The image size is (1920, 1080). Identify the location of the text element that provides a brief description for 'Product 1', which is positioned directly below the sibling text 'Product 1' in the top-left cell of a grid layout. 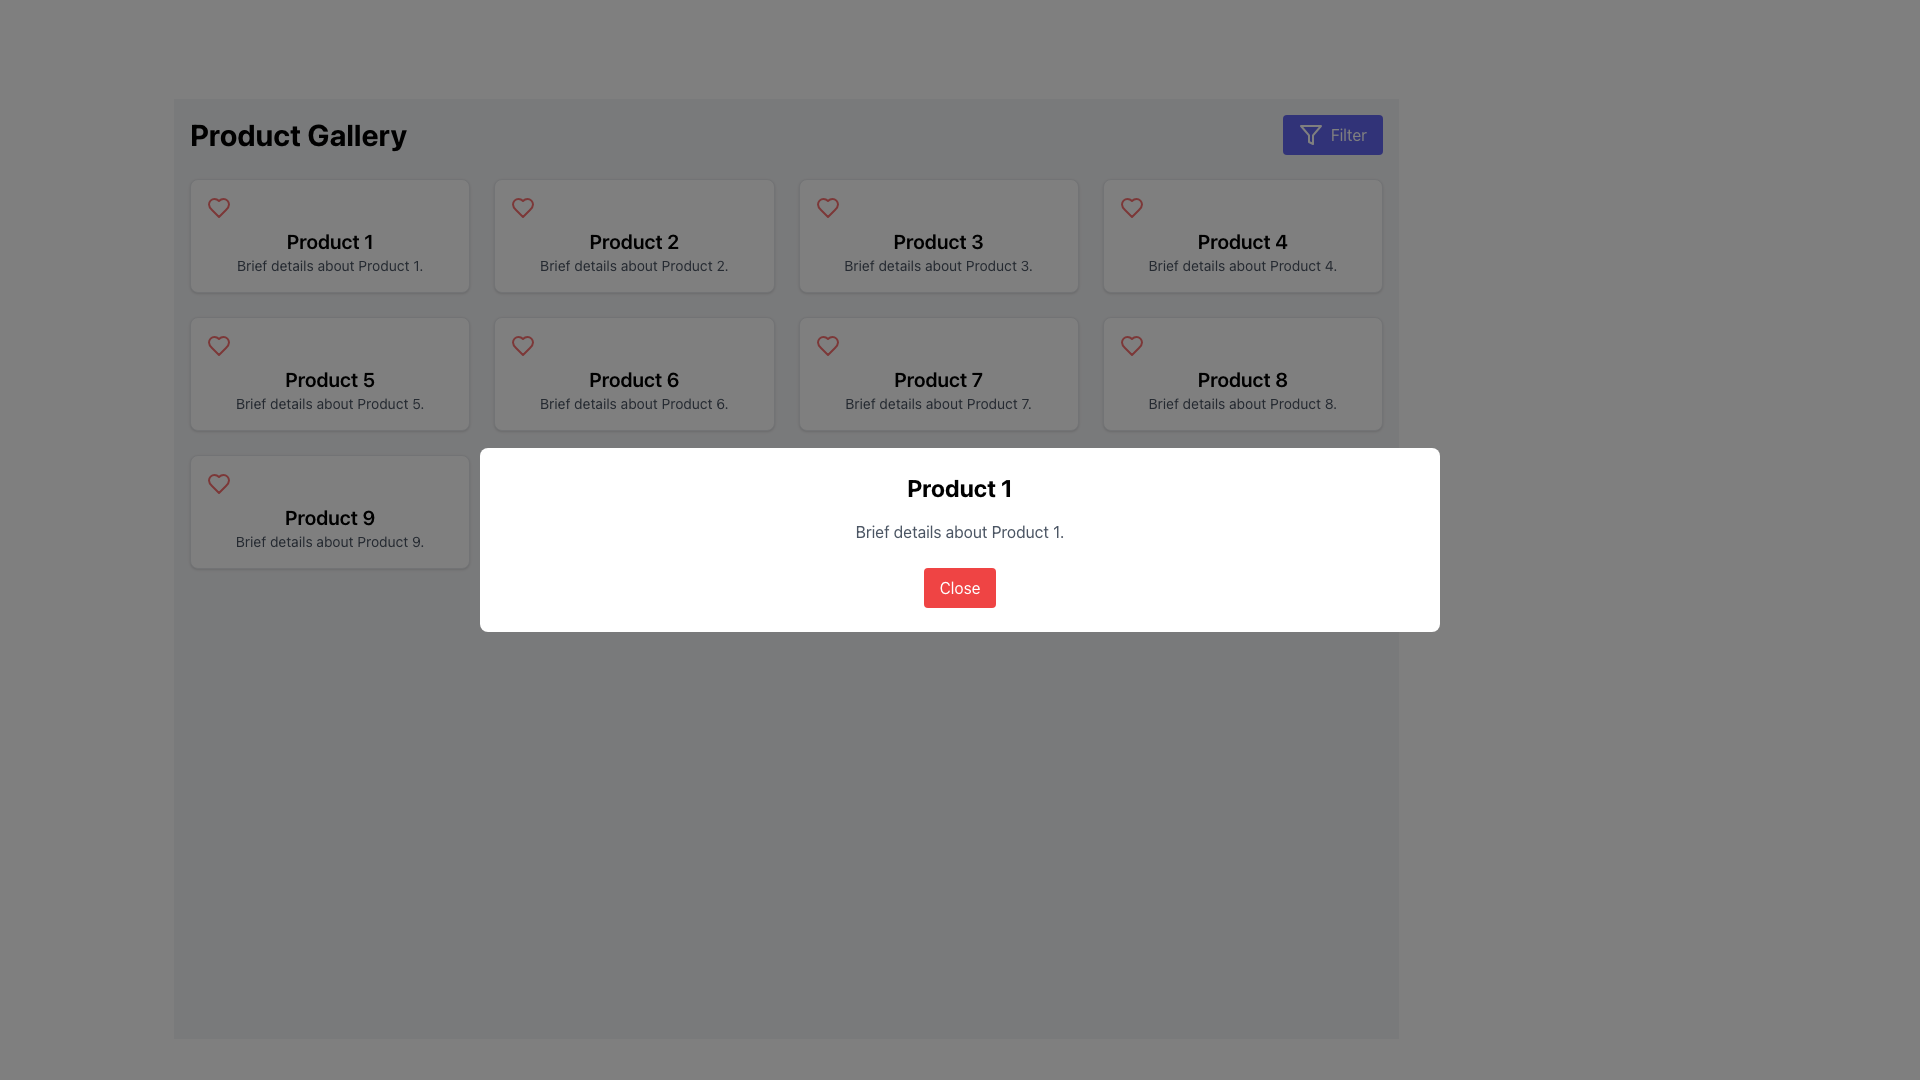
(330, 265).